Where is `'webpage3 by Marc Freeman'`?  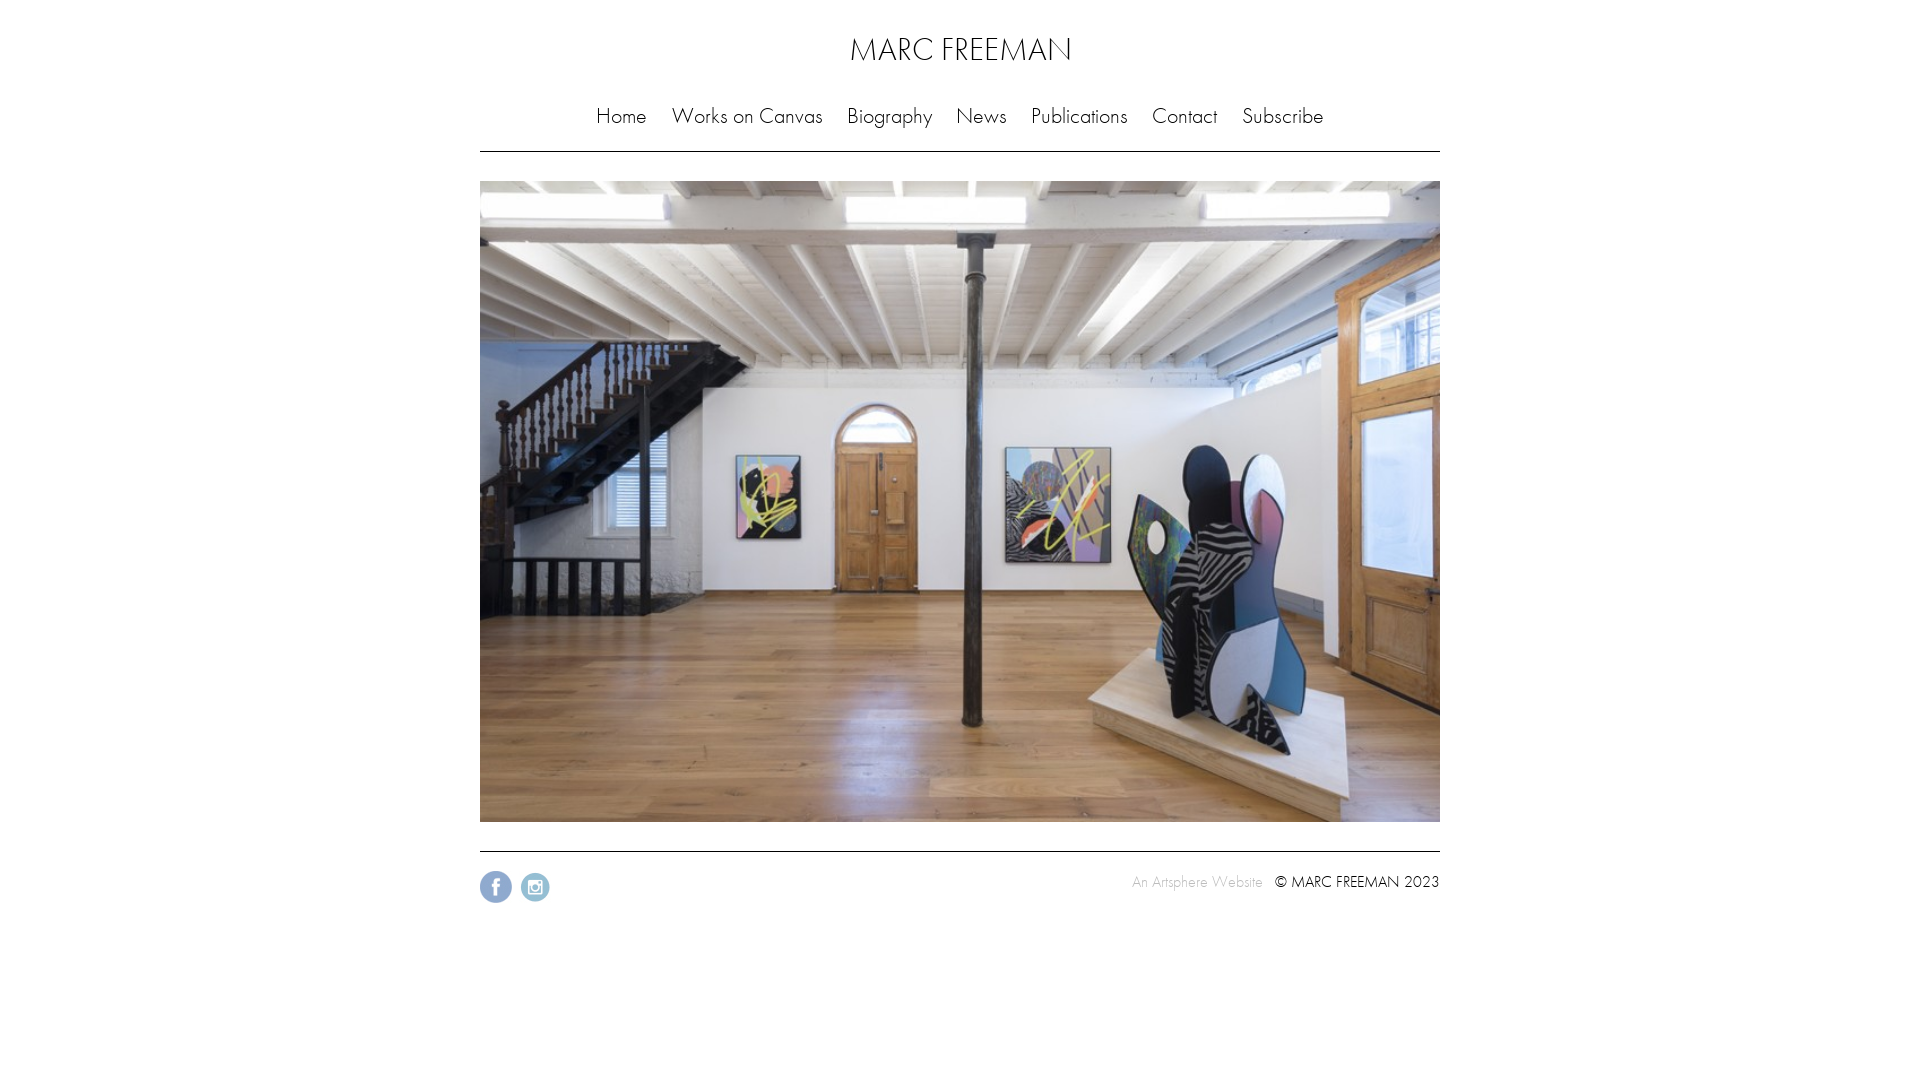 'webpage3 by Marc Freeman' is located at coordinates (960, 500).